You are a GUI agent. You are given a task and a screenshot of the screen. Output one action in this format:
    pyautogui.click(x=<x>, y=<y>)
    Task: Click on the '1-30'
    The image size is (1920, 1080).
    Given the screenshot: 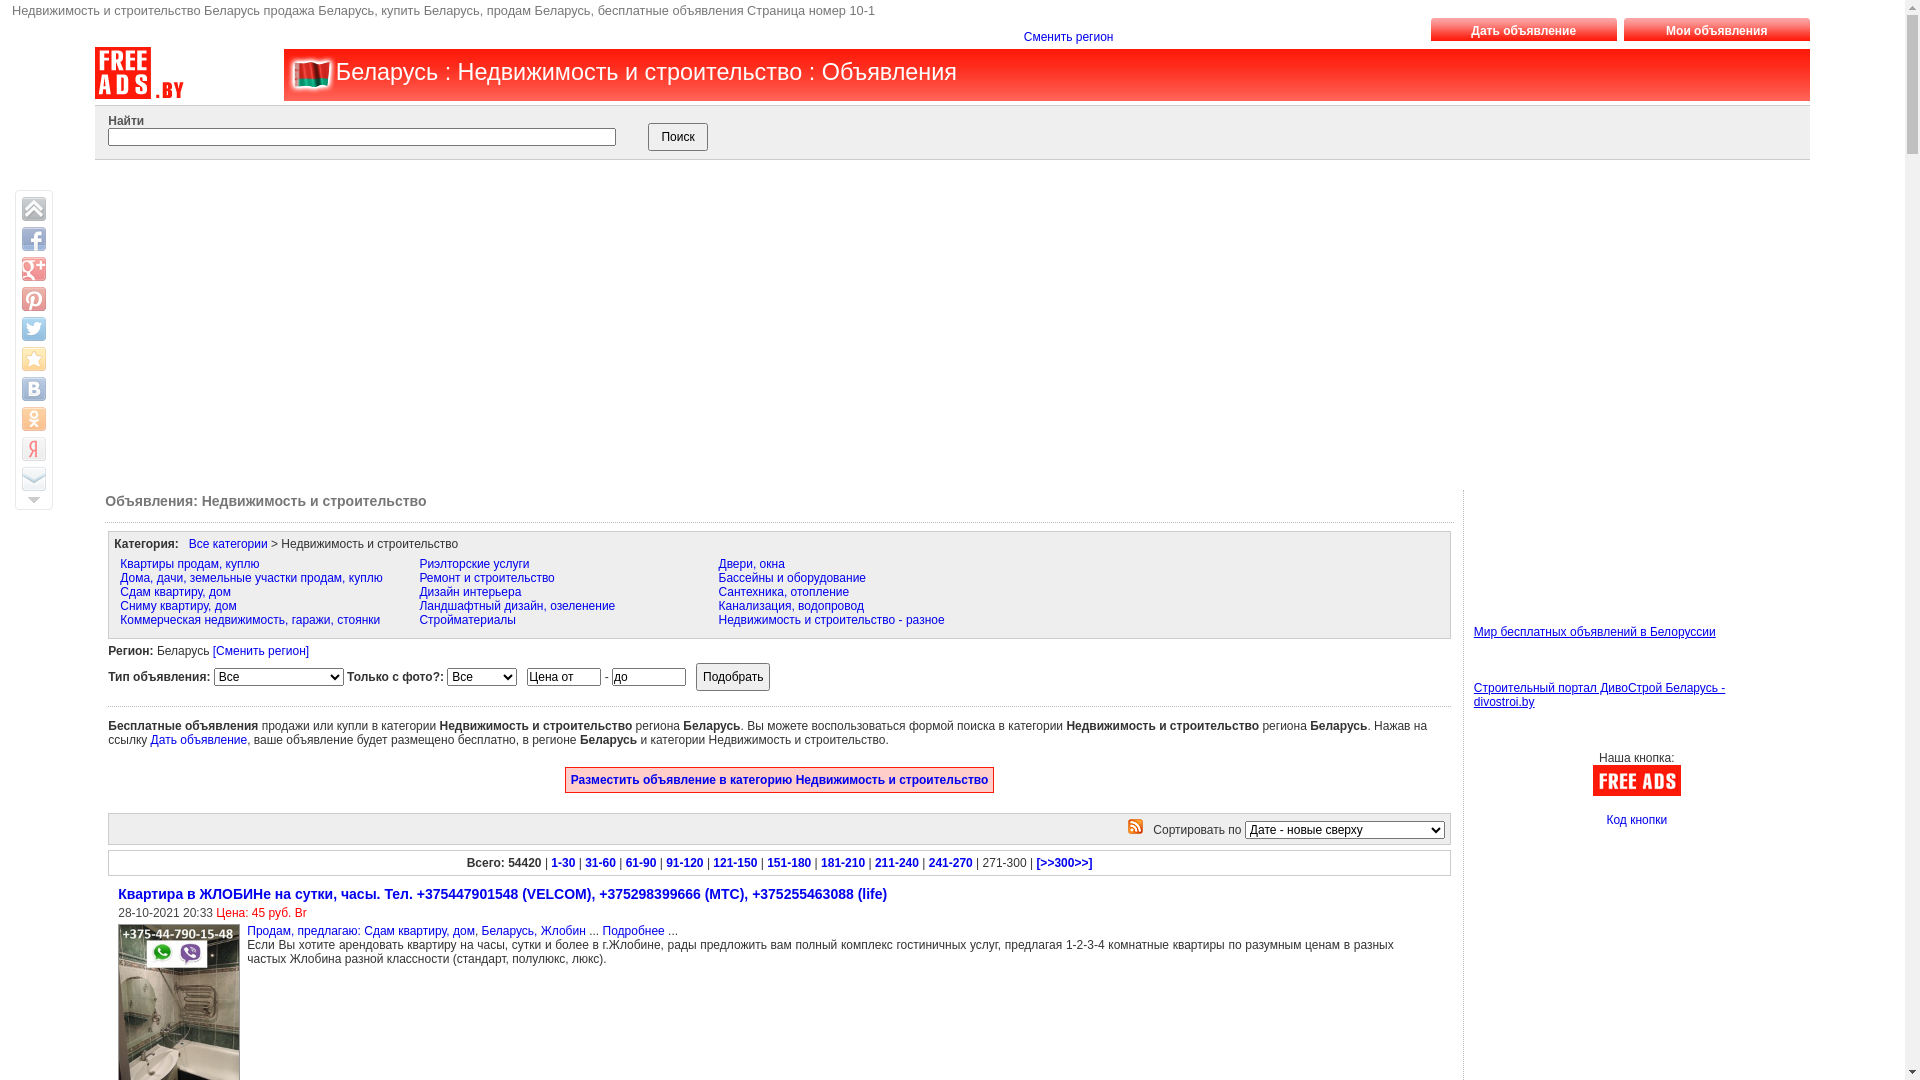 What is the action you would take?
    pyautogui.click(x=561, y=862)
    